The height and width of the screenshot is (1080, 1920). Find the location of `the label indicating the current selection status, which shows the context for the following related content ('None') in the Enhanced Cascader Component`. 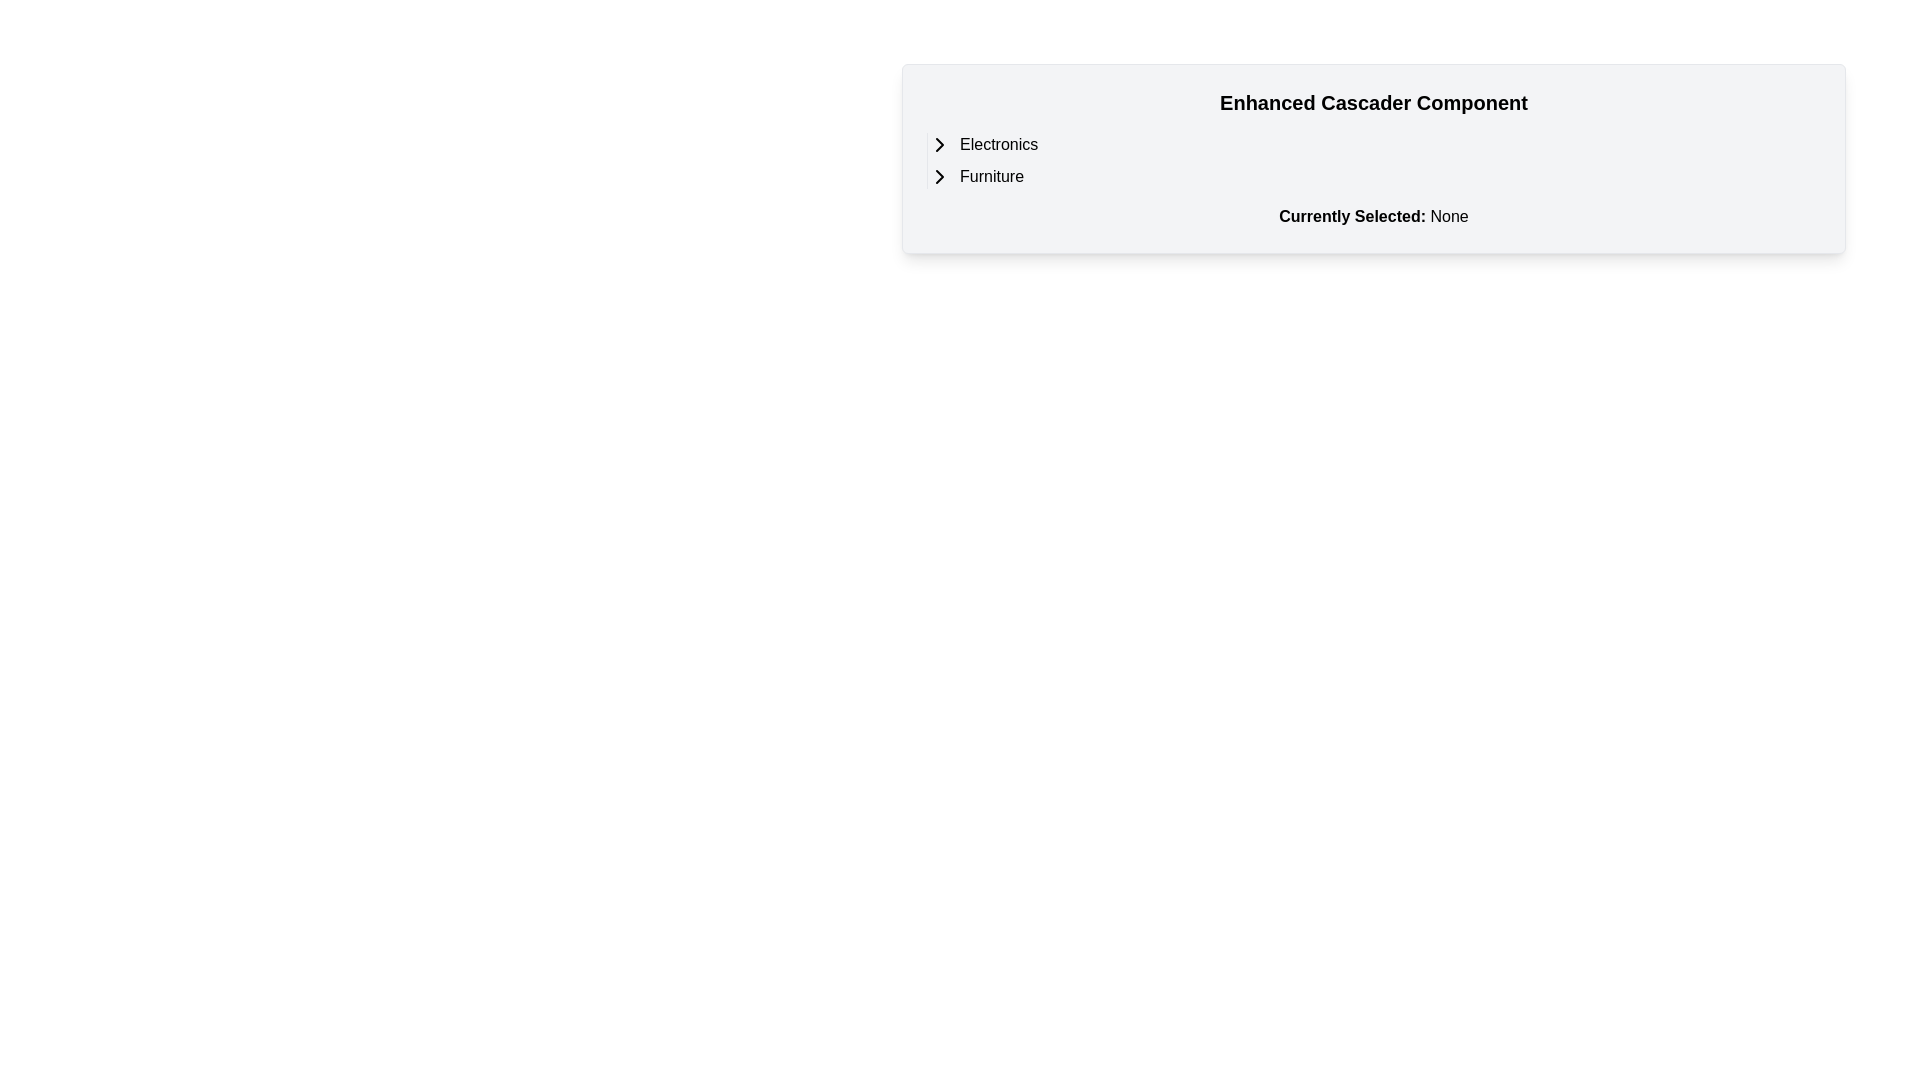

the label indicating the current selection status, which shows the context for the following related content ('None') in the Enhanced Cascader Component is located at coordinates (1352, 216).